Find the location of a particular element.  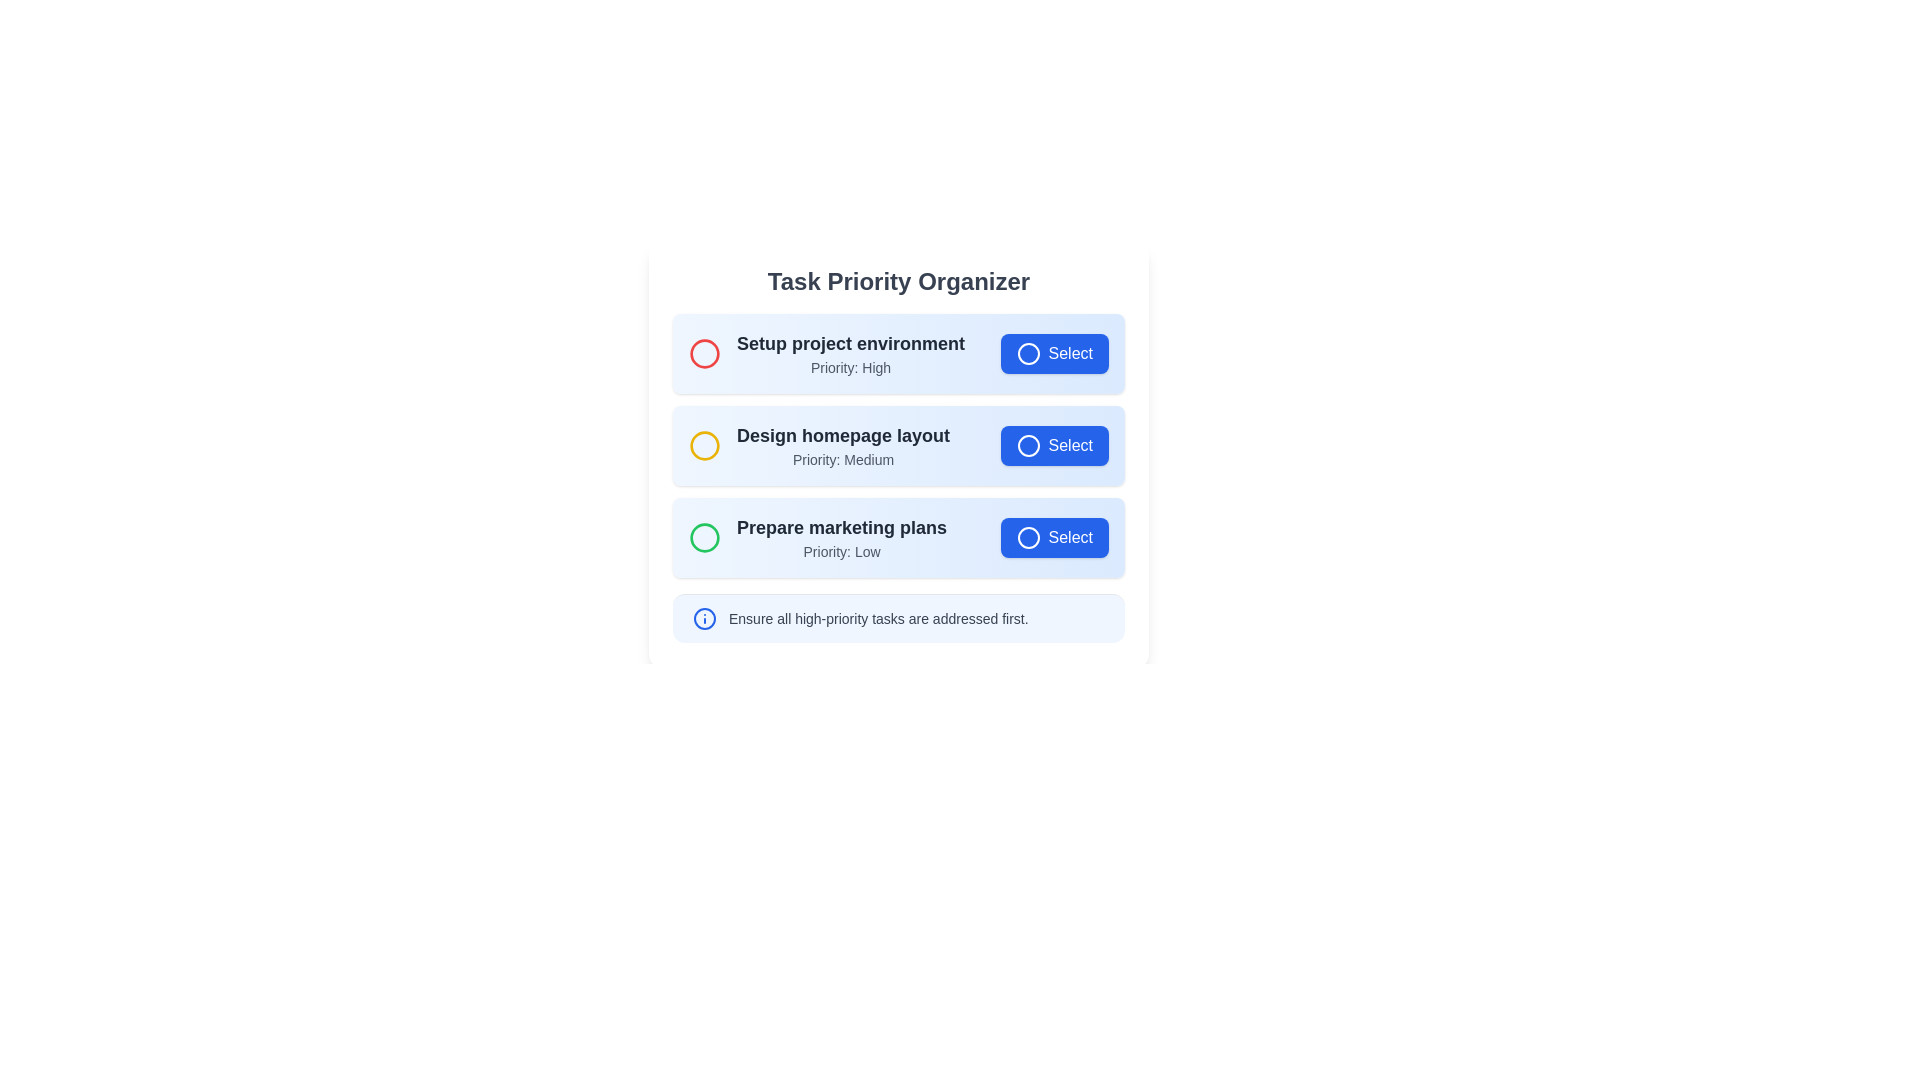

the button labeled 'Select' that is styled with a blue background and white text, located in the middle of three interactive areas on the right side of the task list interface for the task 'Design homepage layout' is located at coordinates (1069, 445).